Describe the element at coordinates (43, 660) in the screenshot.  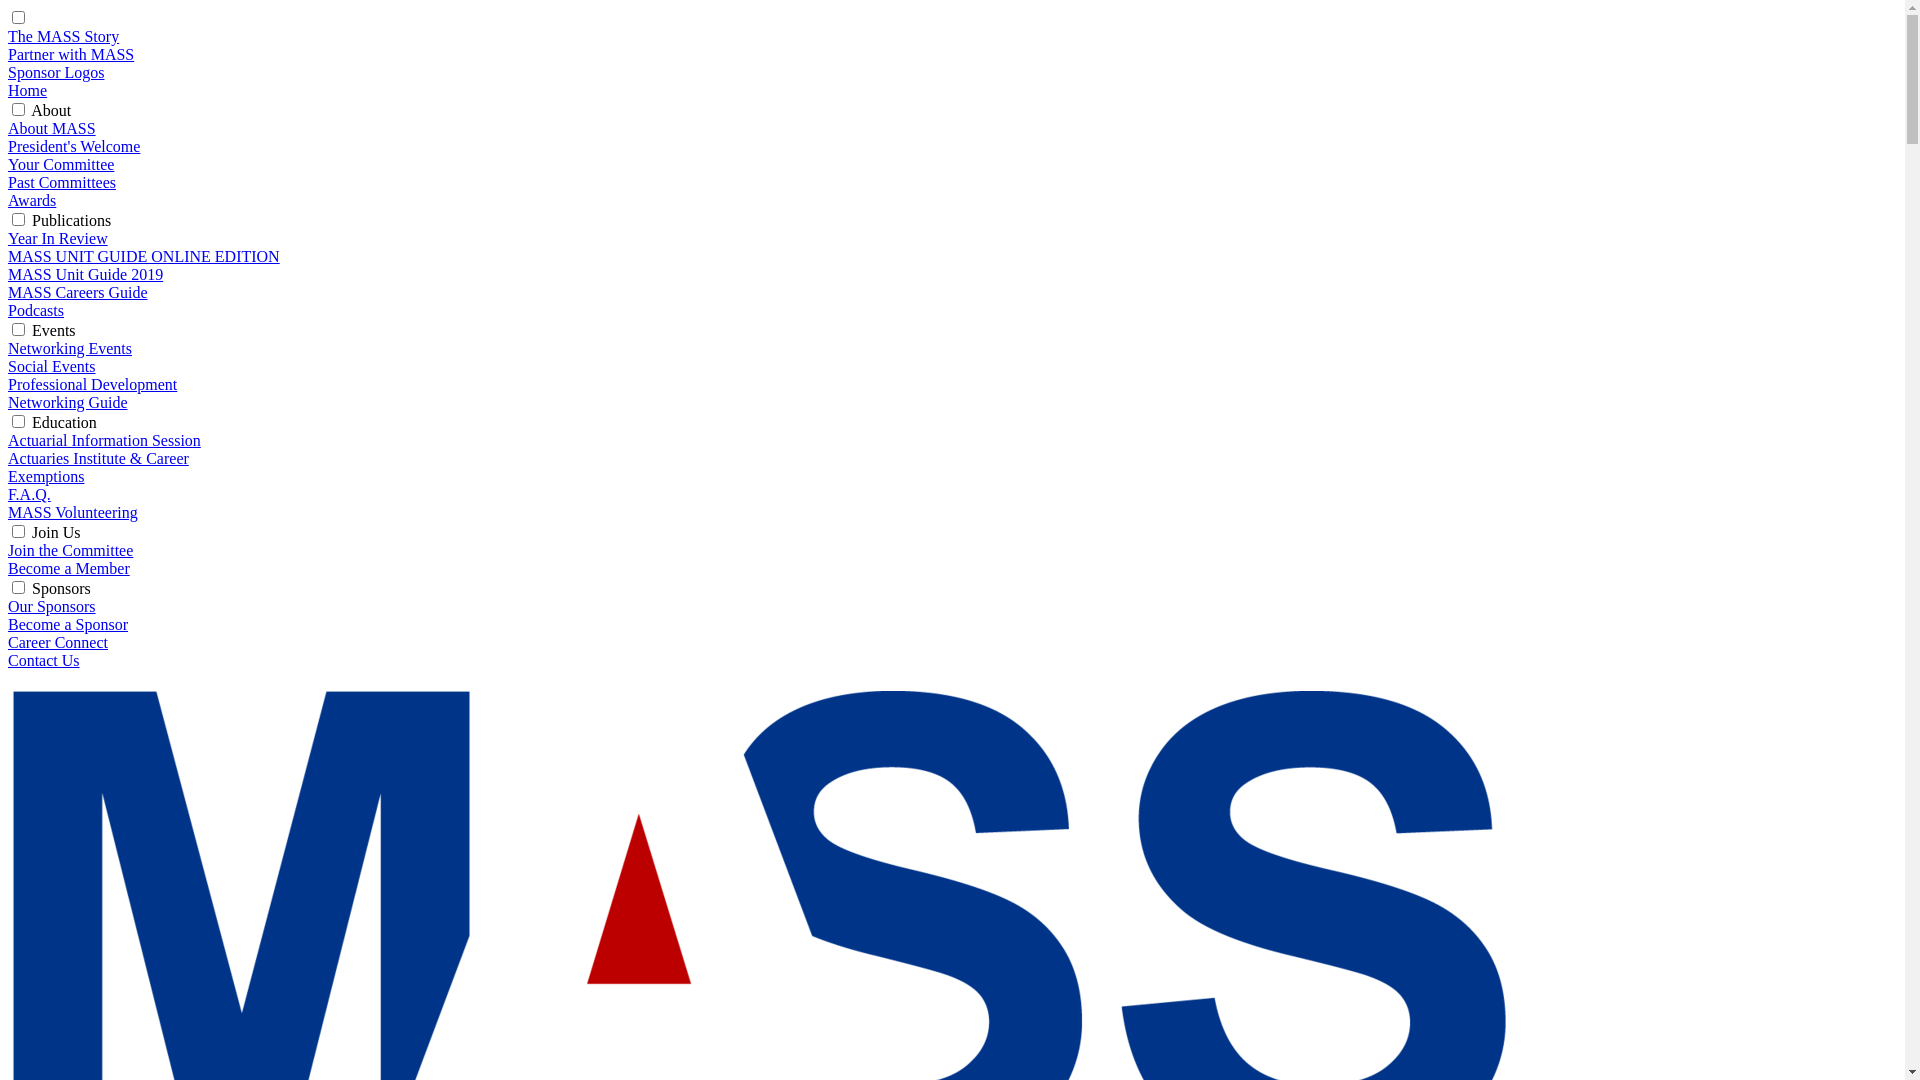
I see `'Contact Us'` at that location.